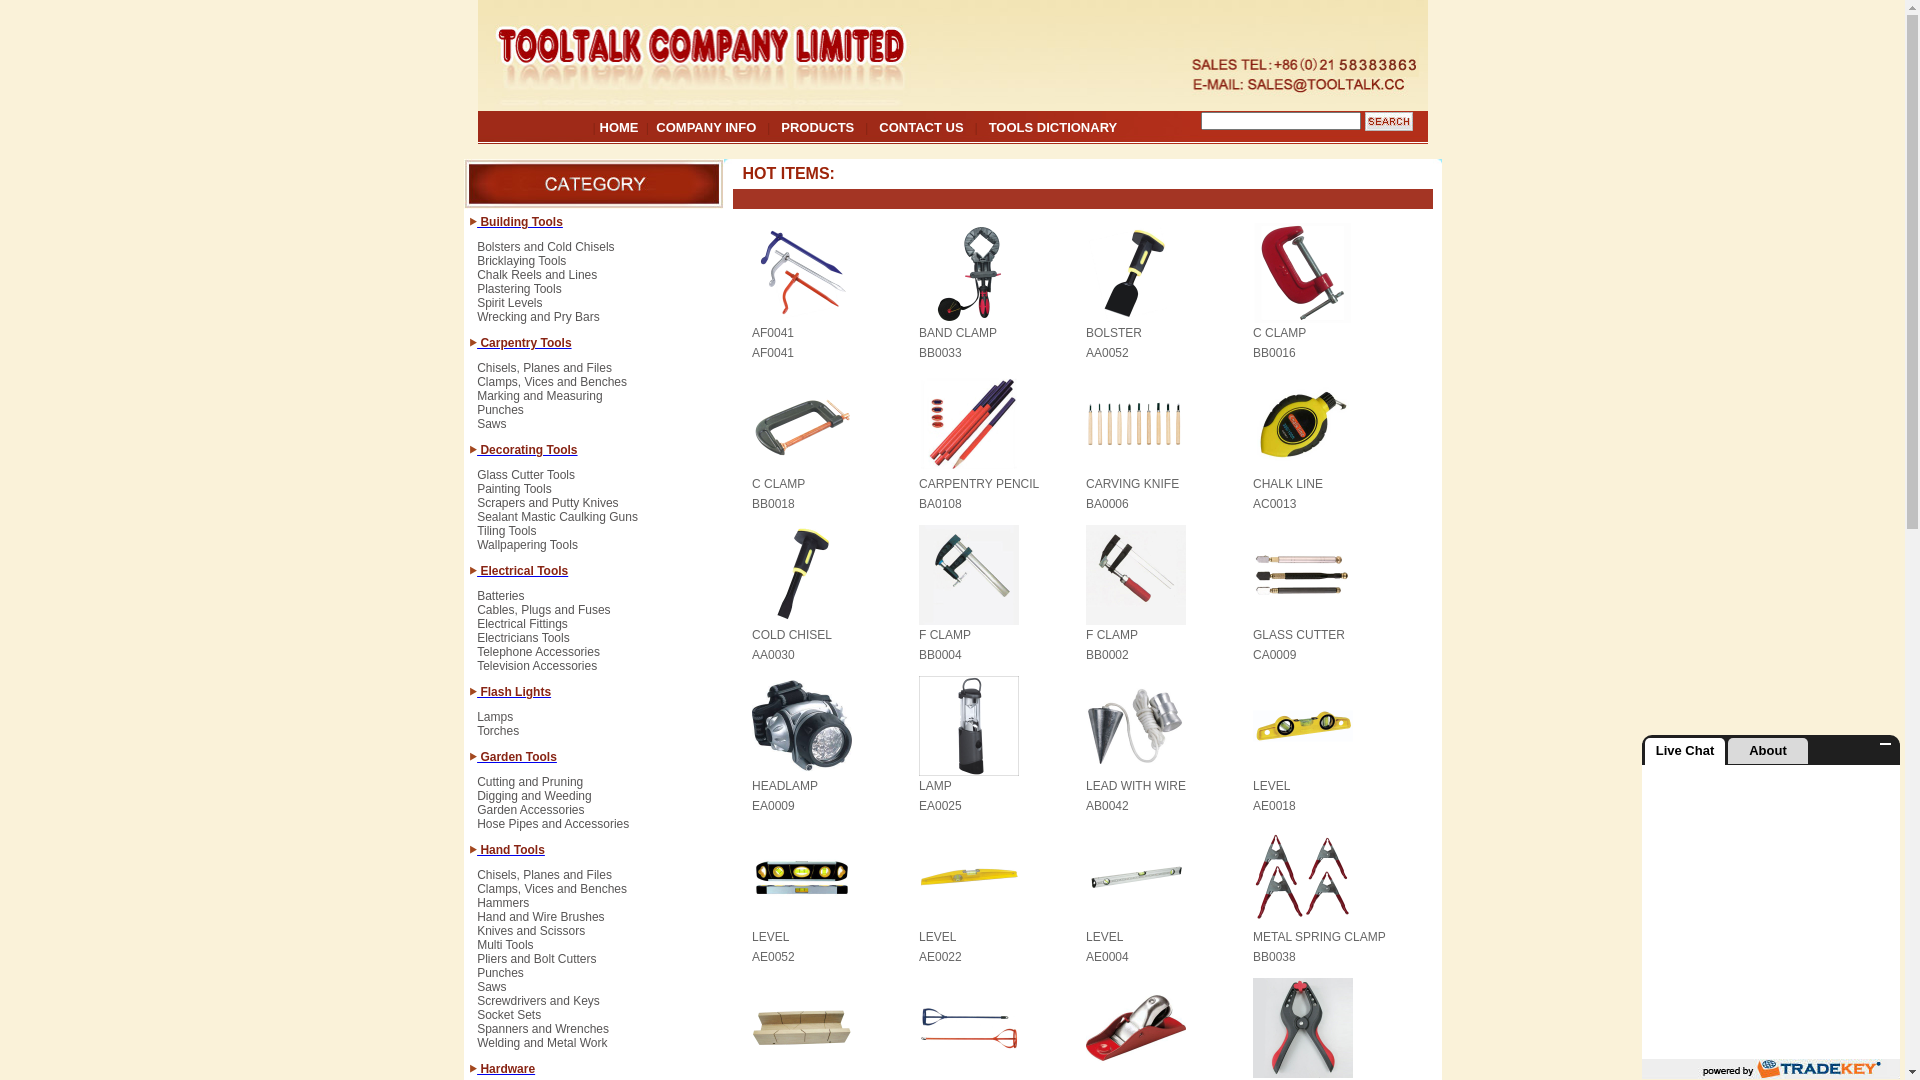  Describe the element at coordinates (934, 785) in the screenshot. I see `'LAMP'` at that location.